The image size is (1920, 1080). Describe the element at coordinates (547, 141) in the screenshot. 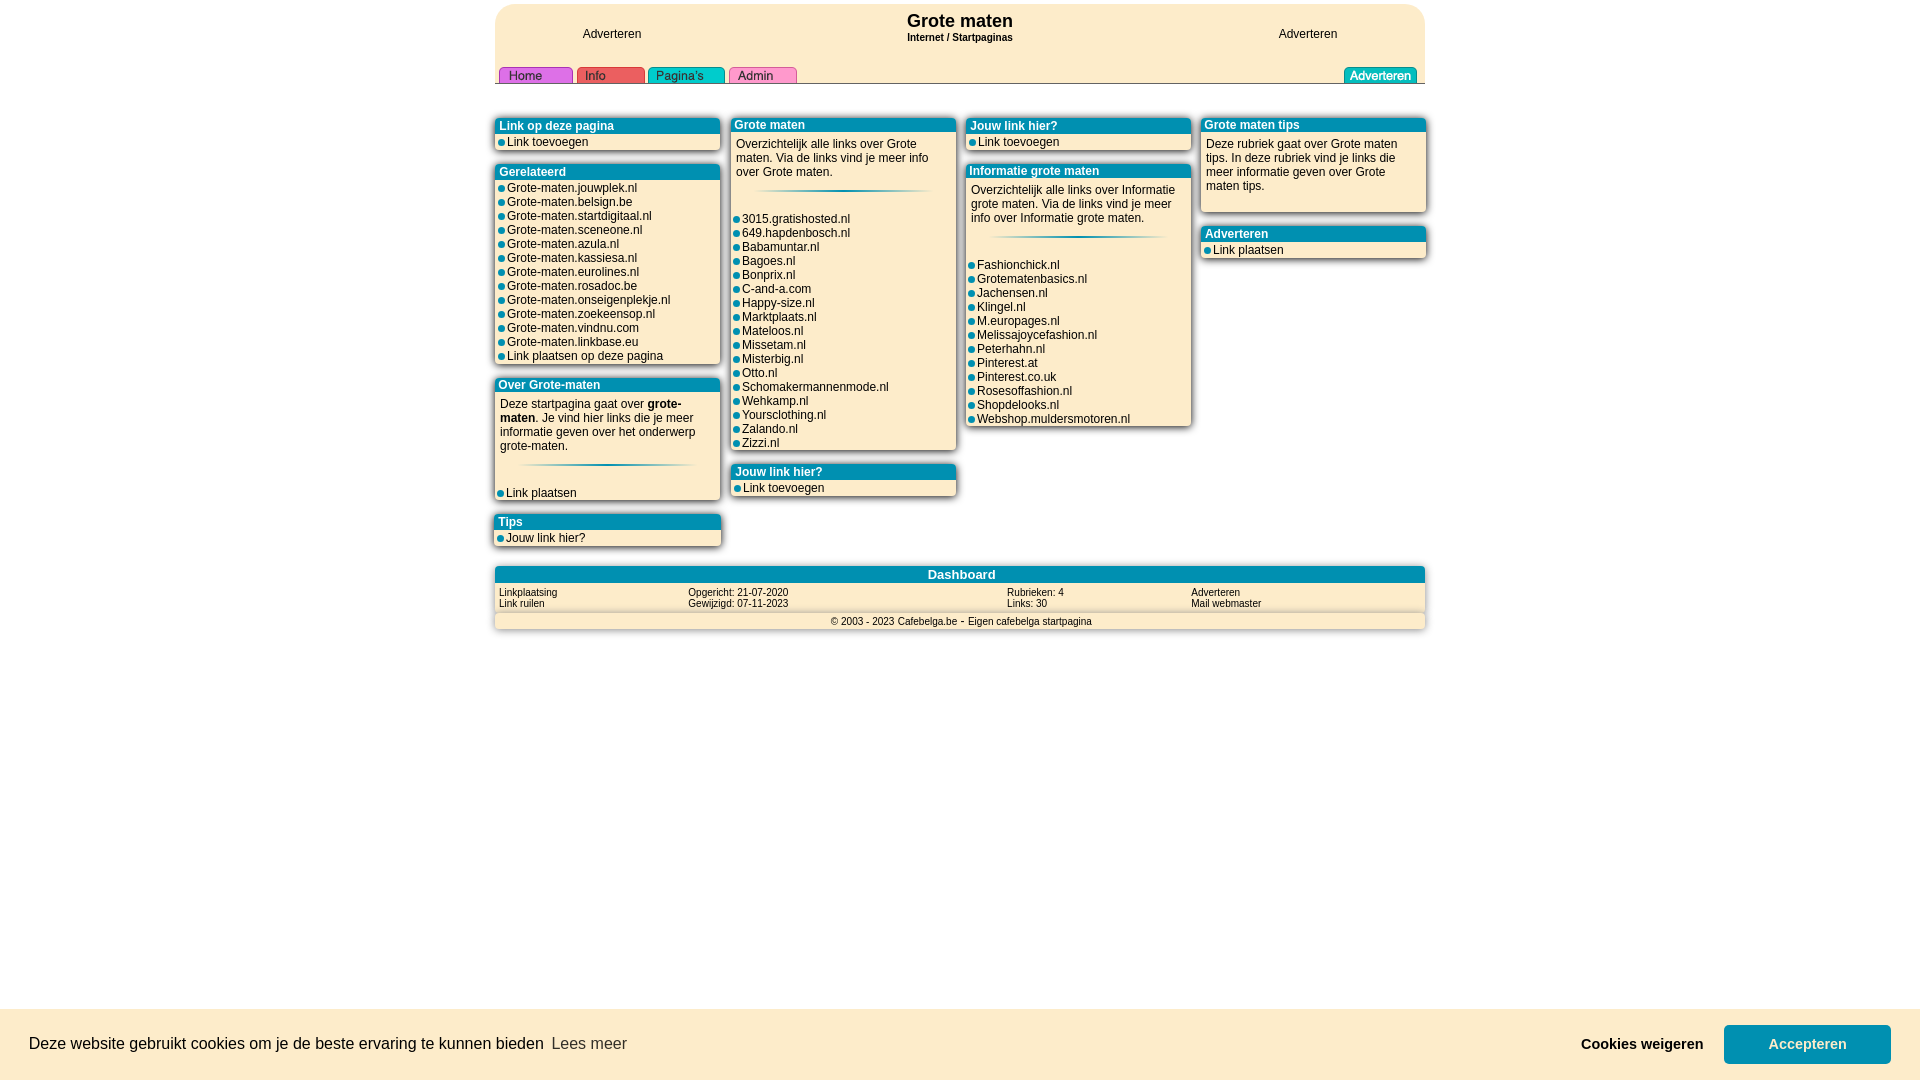

I see `'Link toevoegen'` at that location.